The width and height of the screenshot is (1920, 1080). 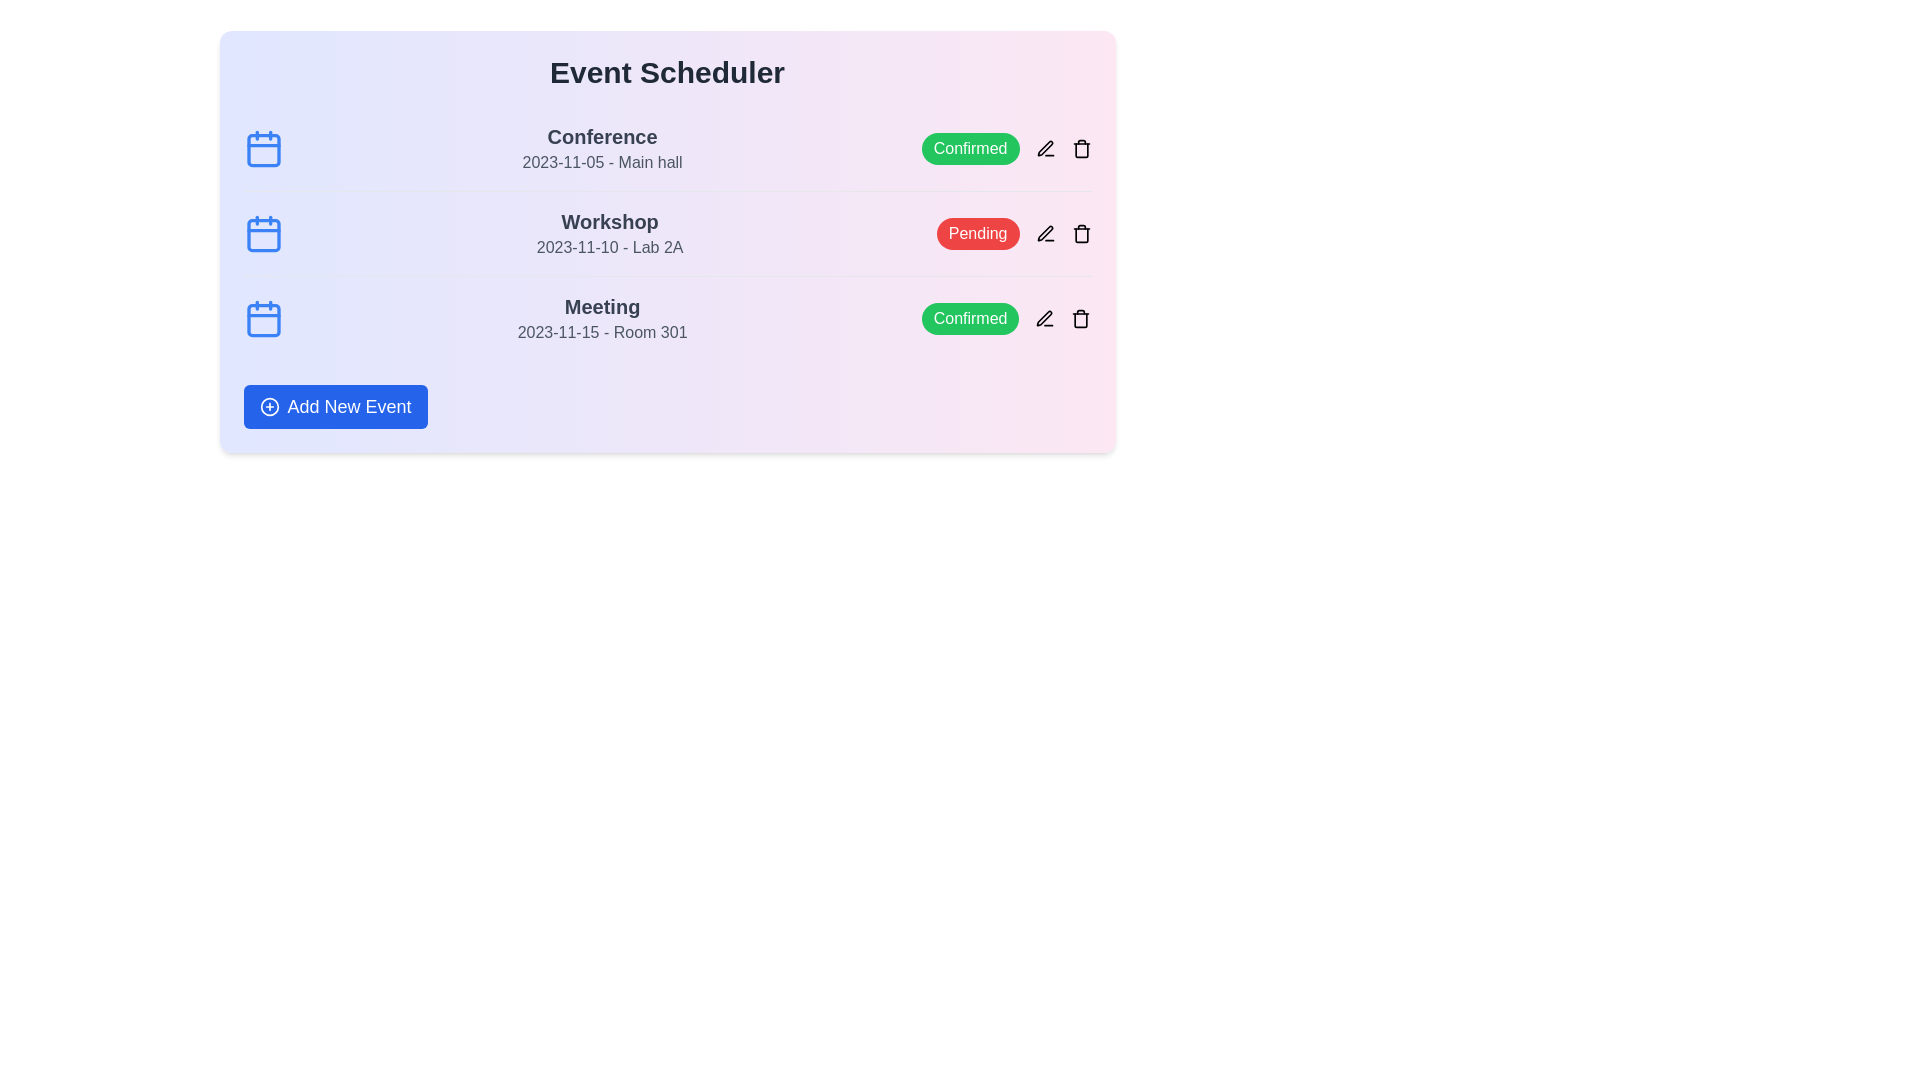 What do you see at coordinates (609, 233) in the screenshot?
I see `the 'Workshop' text block in the 'Event Scheduler' panel, which is the second entry in the event list and includes the details '2023-11-10 - Lab 2A'` at bounding box center [609, 233].